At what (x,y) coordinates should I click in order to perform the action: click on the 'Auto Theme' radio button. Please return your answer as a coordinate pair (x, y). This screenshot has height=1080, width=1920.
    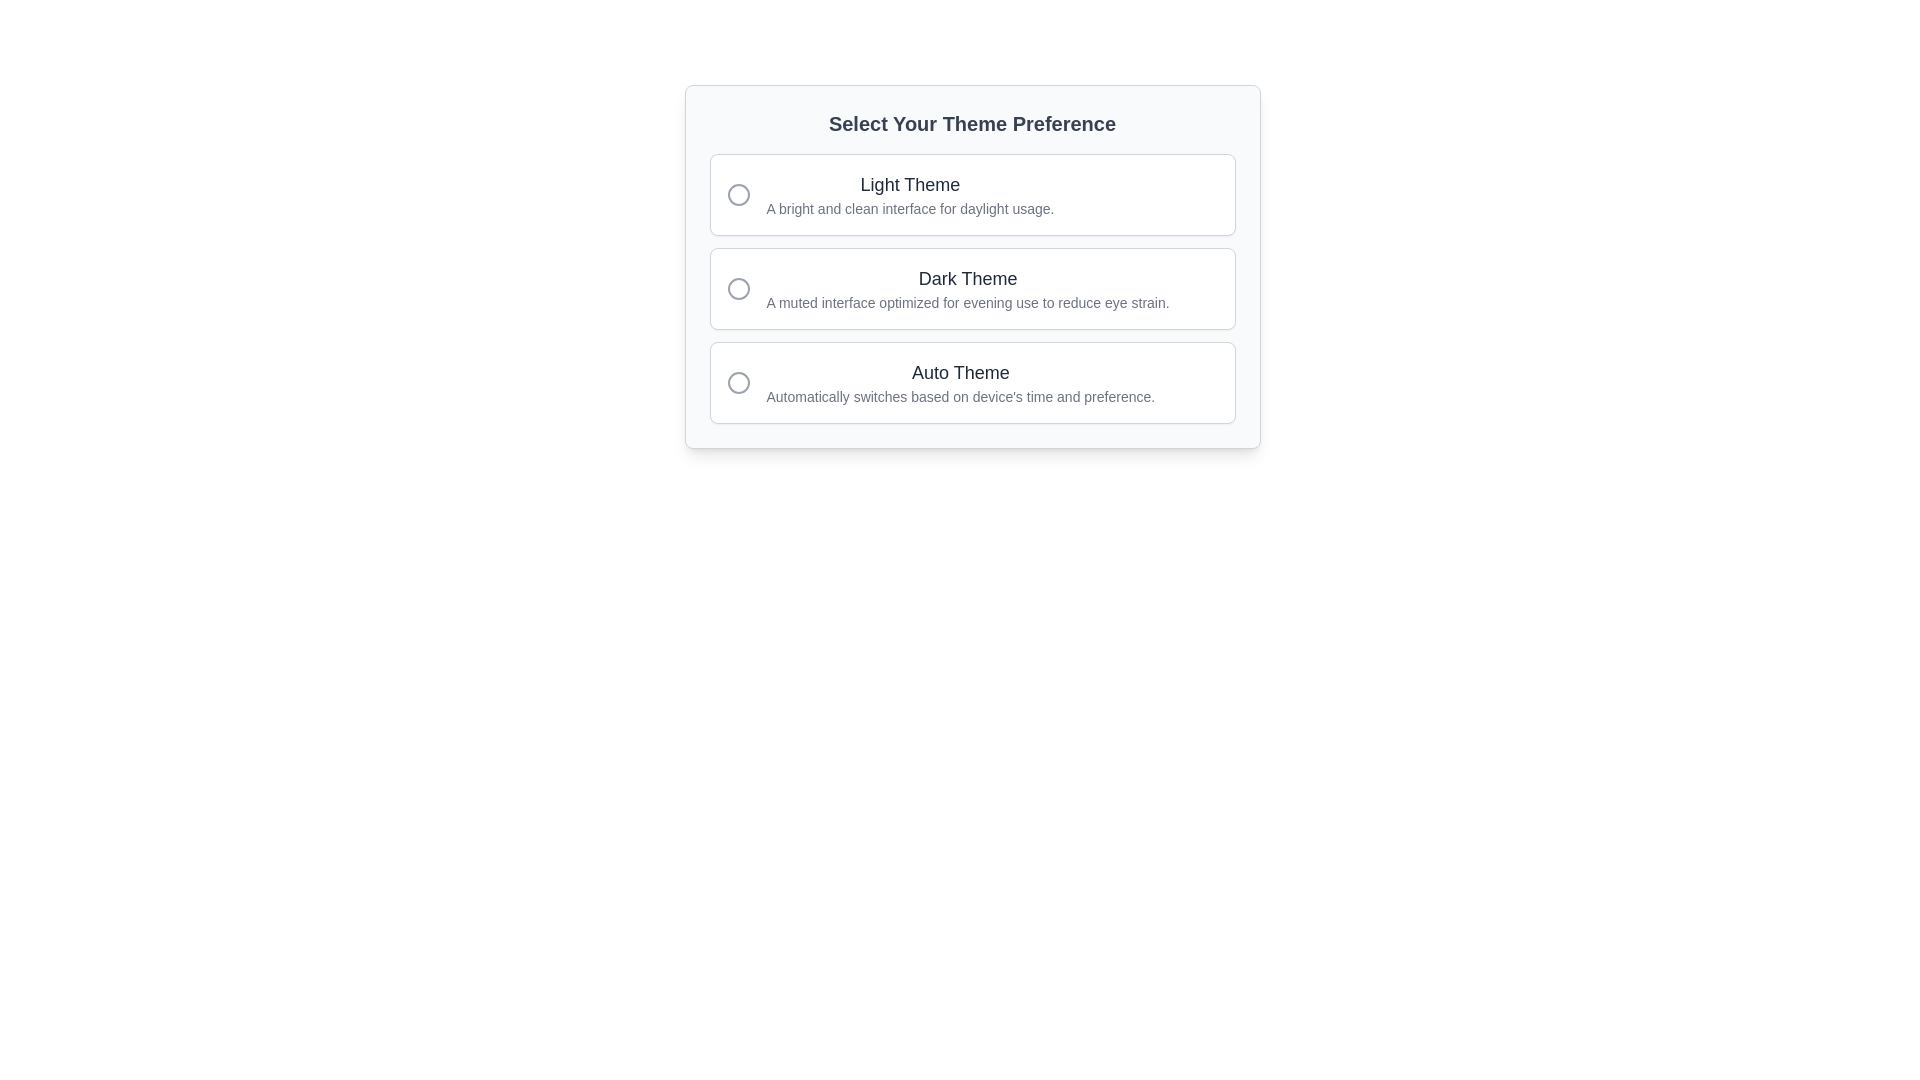
    Looking at the image, I should click on (972, 382).